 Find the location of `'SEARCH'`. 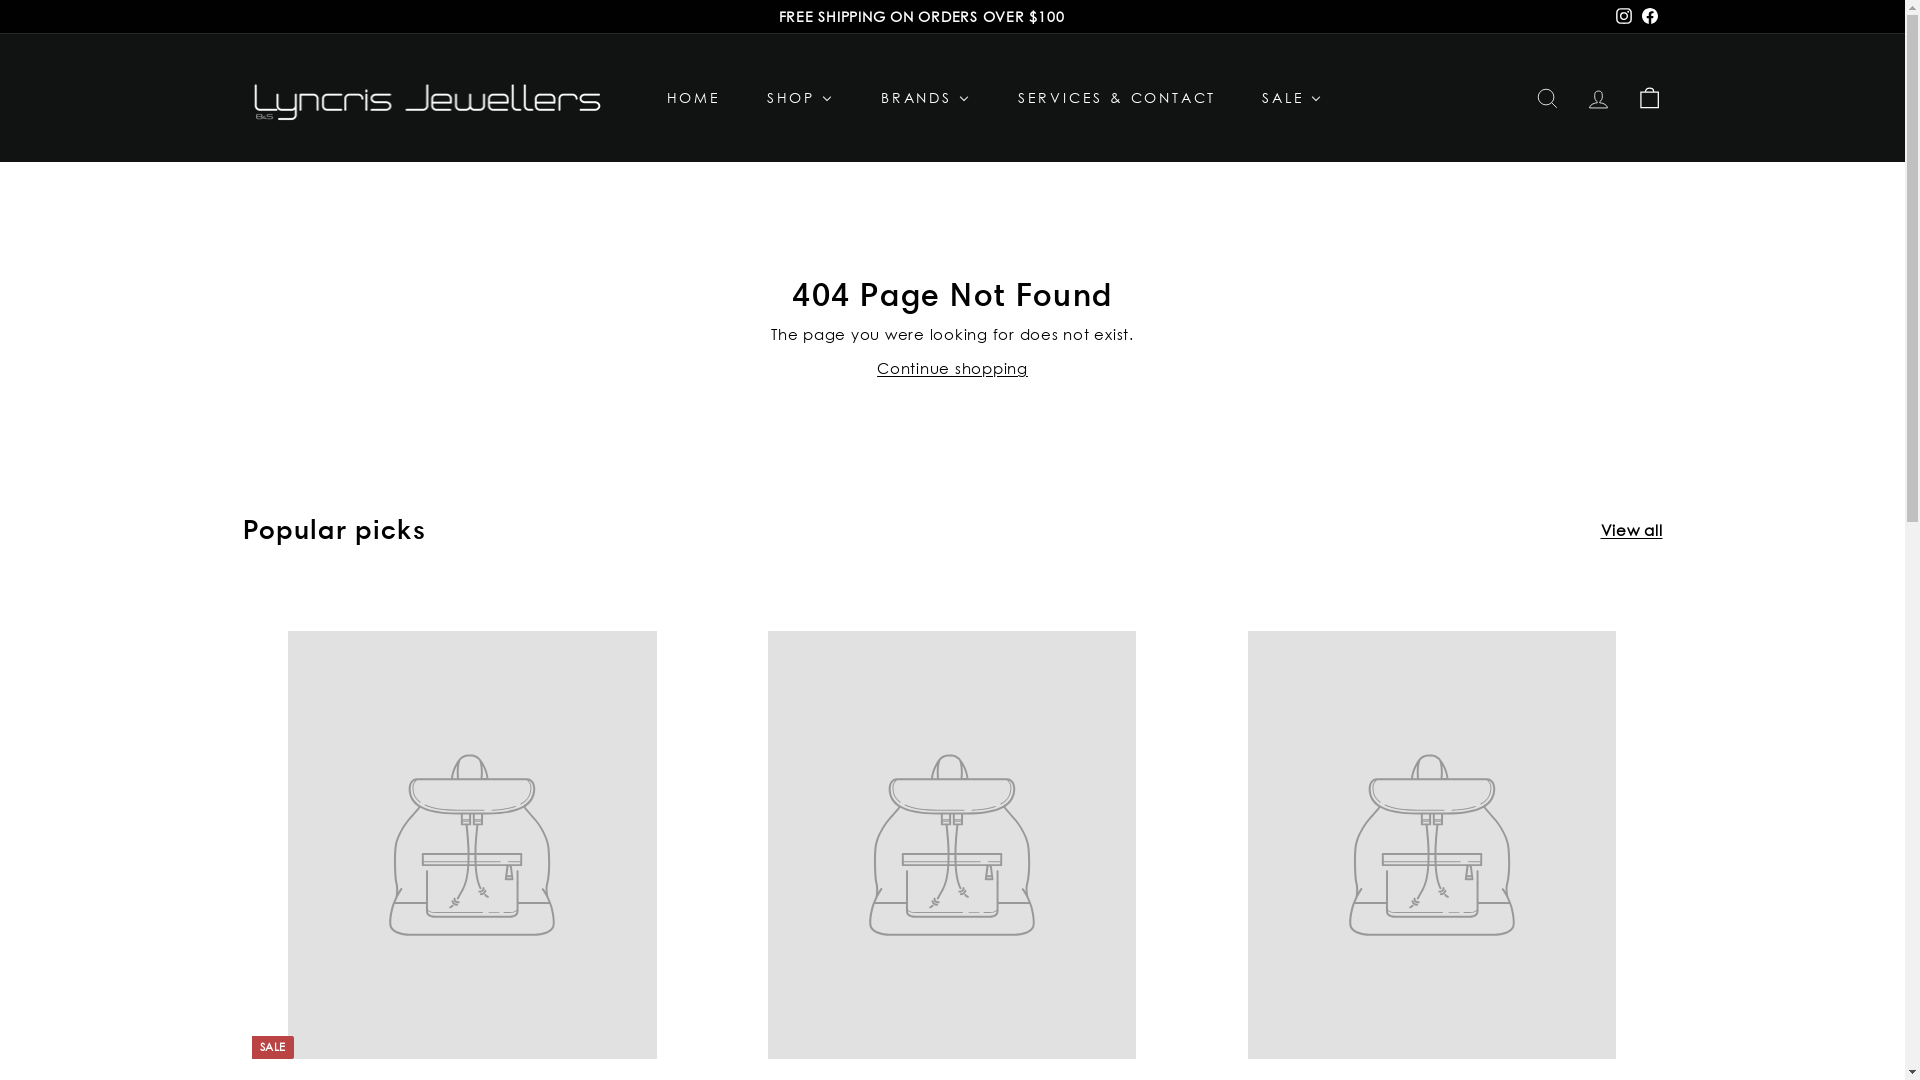

'SEARCH' is located at coordinates (1546, 98).